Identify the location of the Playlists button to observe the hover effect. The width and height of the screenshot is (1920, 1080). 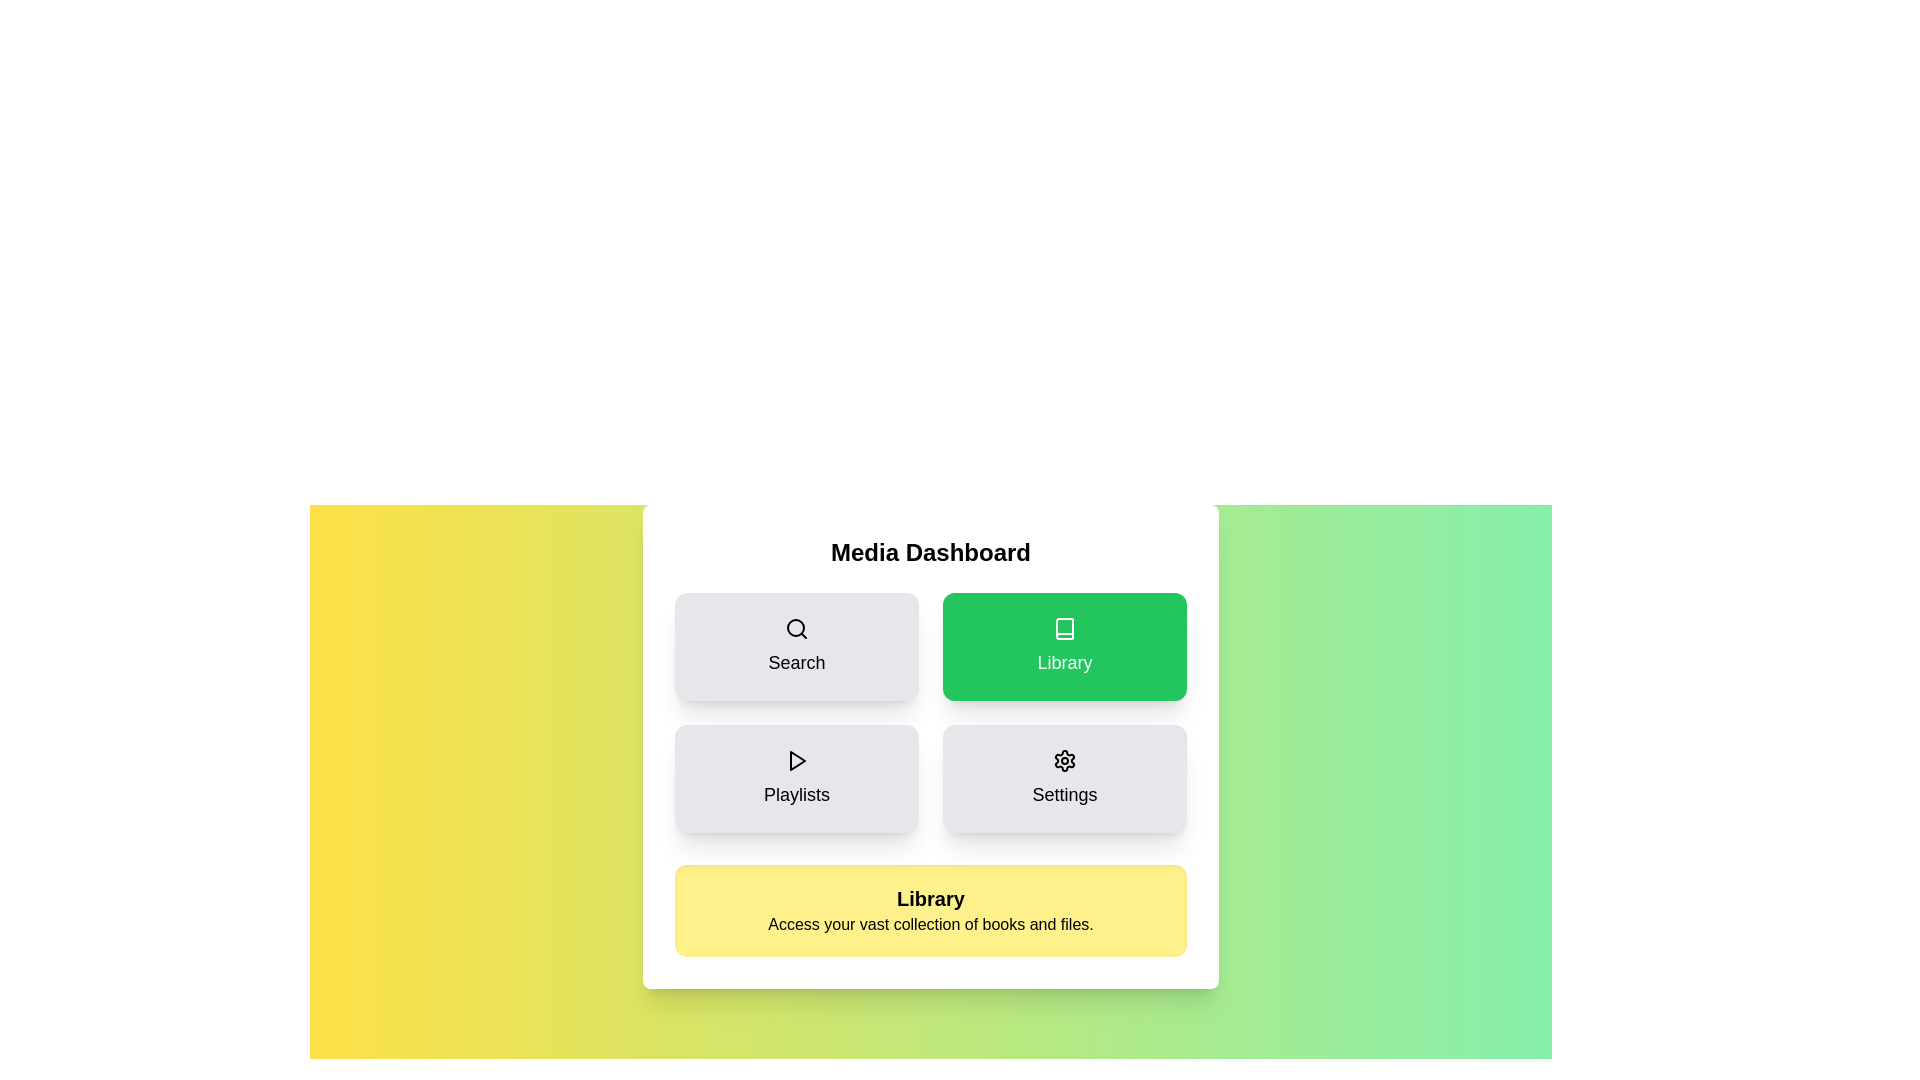
(795, 778).